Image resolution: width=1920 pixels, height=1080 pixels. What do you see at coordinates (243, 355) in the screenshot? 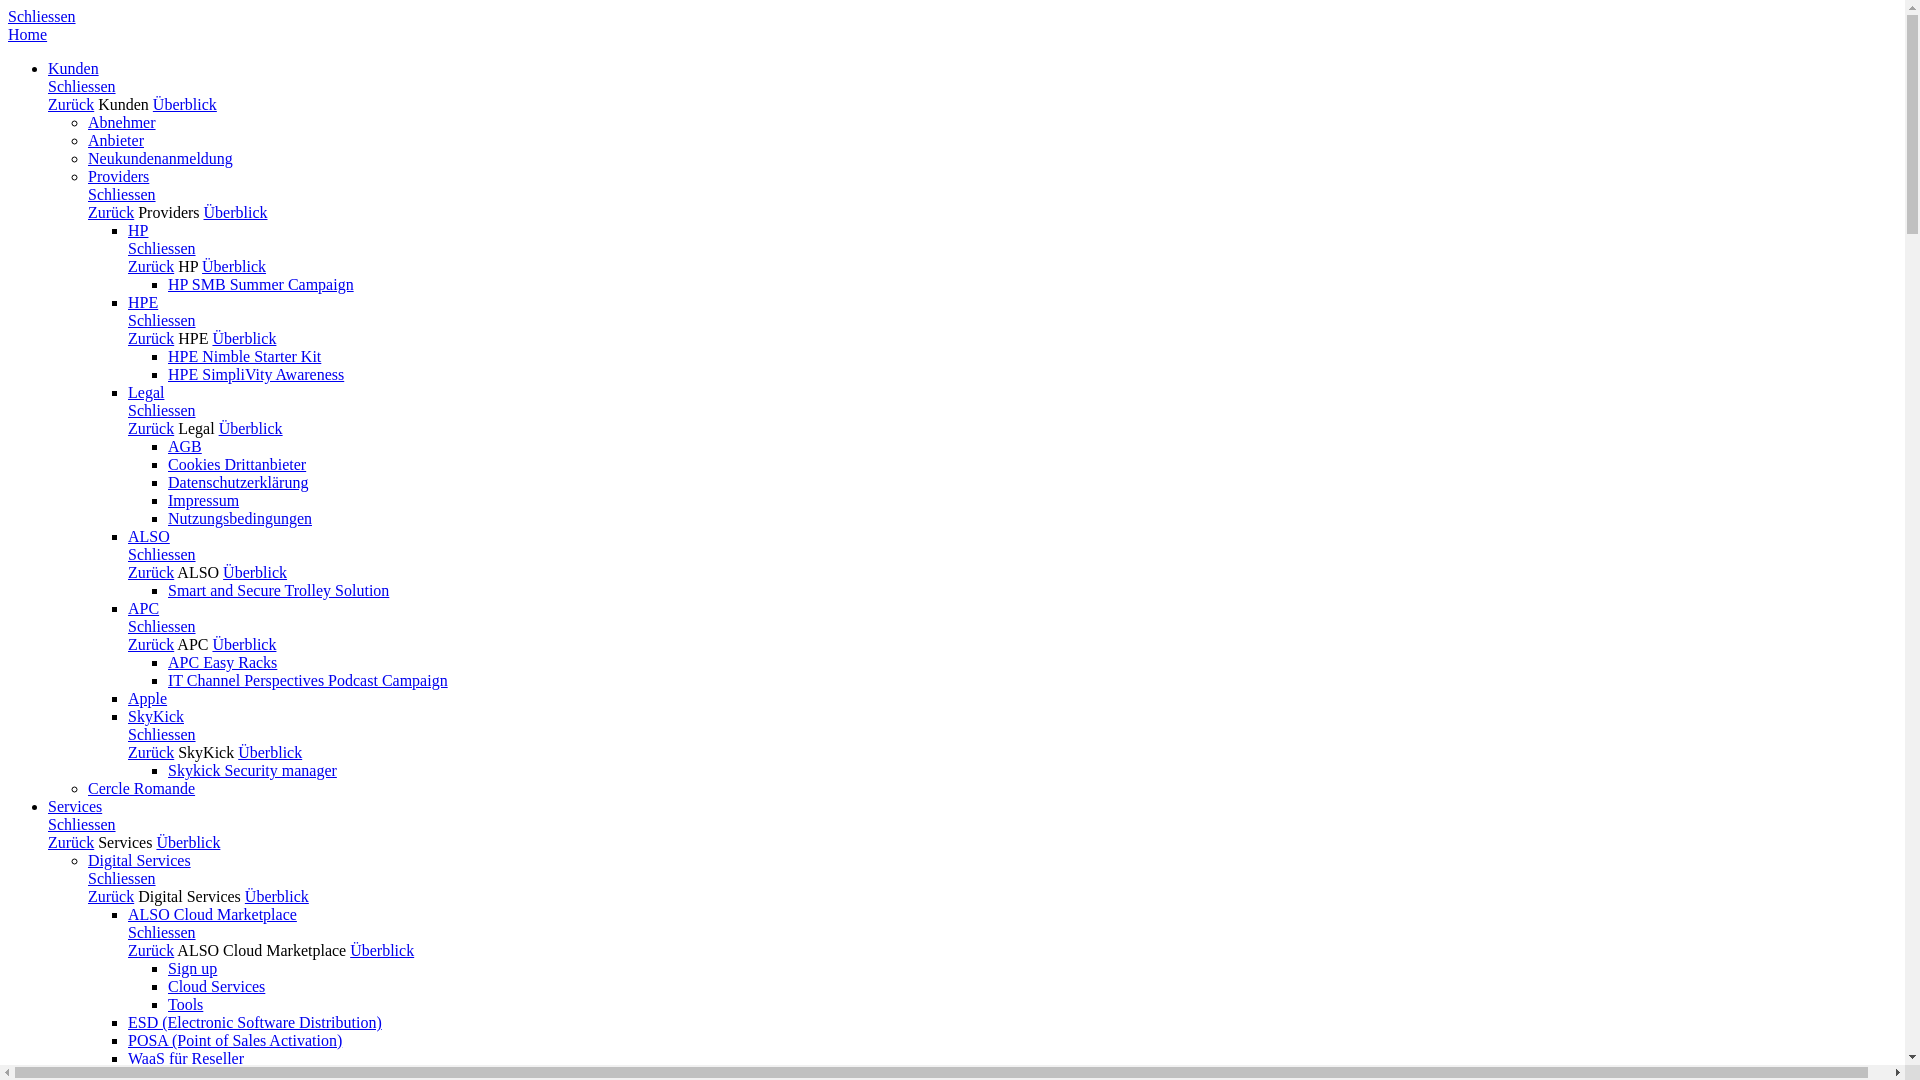
I see `'HPE Nimble Starter Kit'` at bounding box center [243, 355].